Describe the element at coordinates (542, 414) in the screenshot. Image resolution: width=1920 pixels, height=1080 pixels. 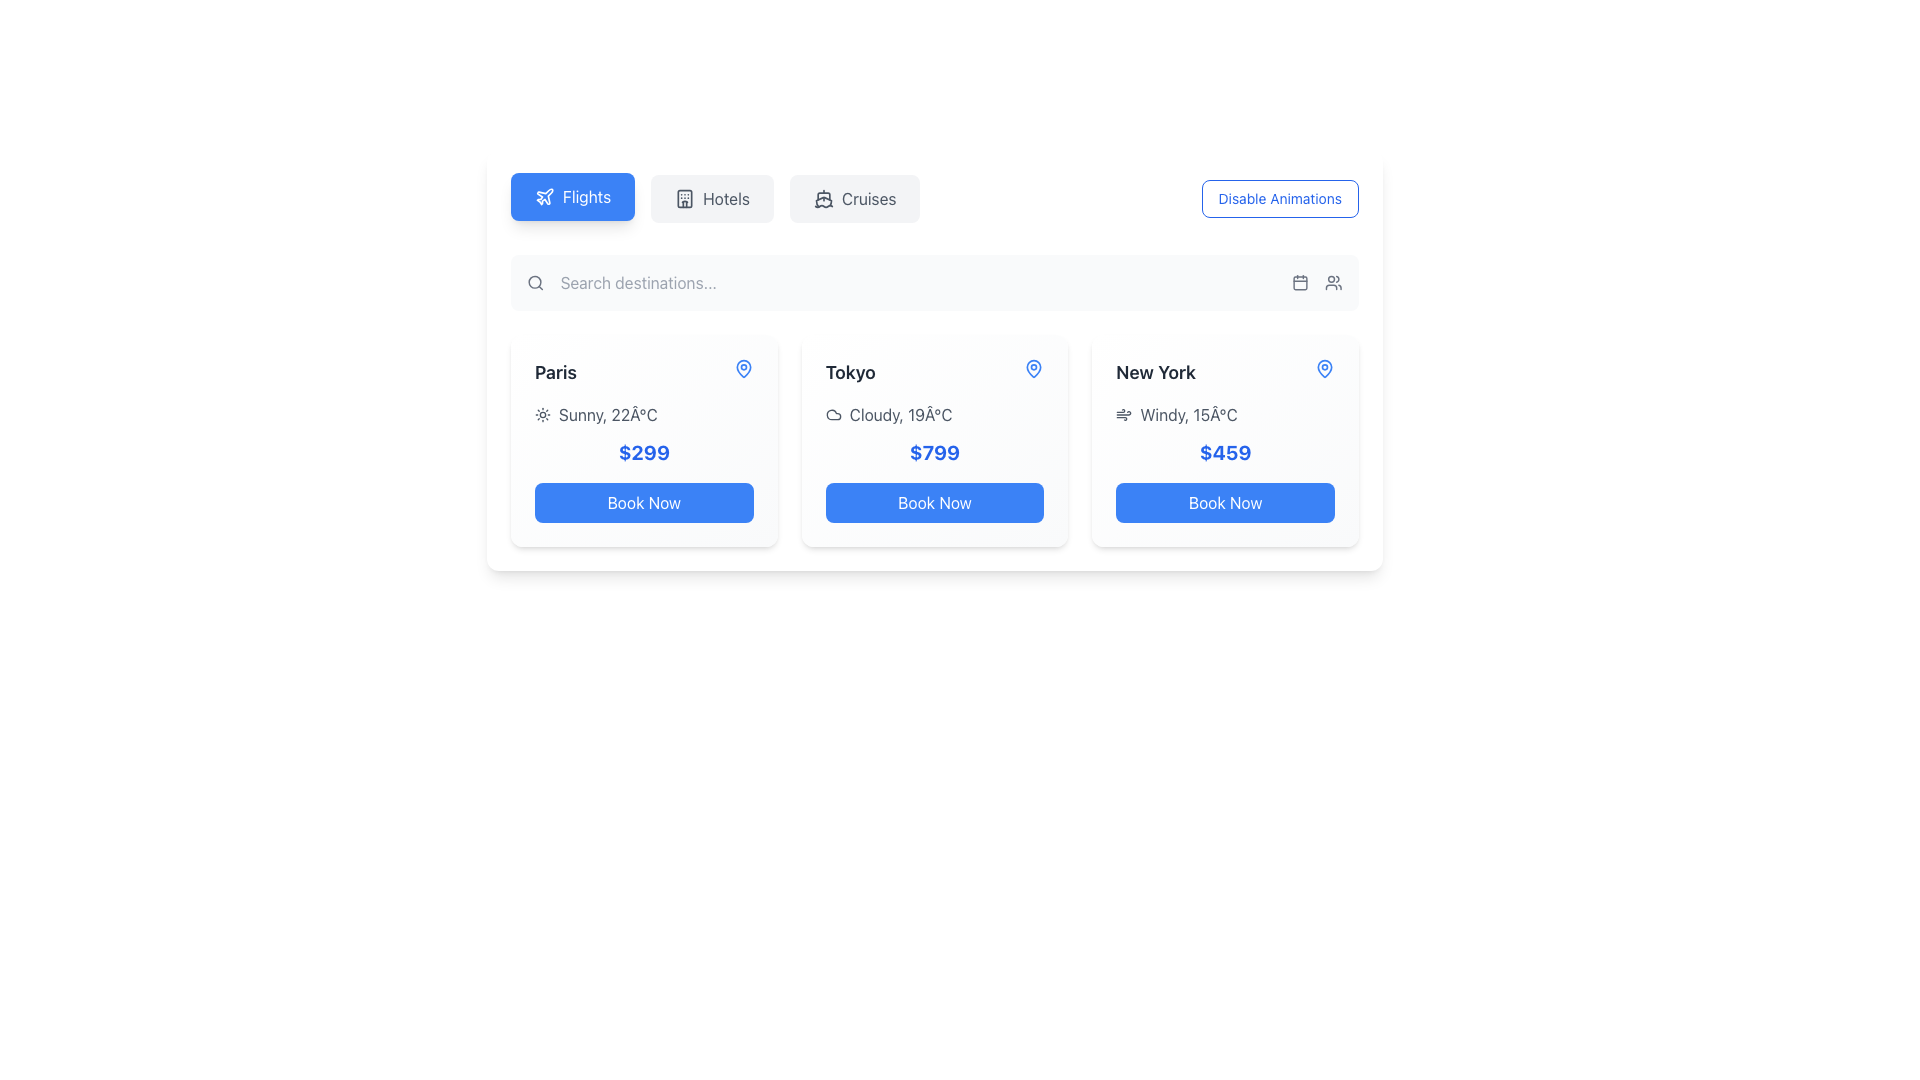
I see `the sun icon representing sunny weather conditions for Paris, located immediately to the left of the text 'Sunny, 22°C'` at that location.